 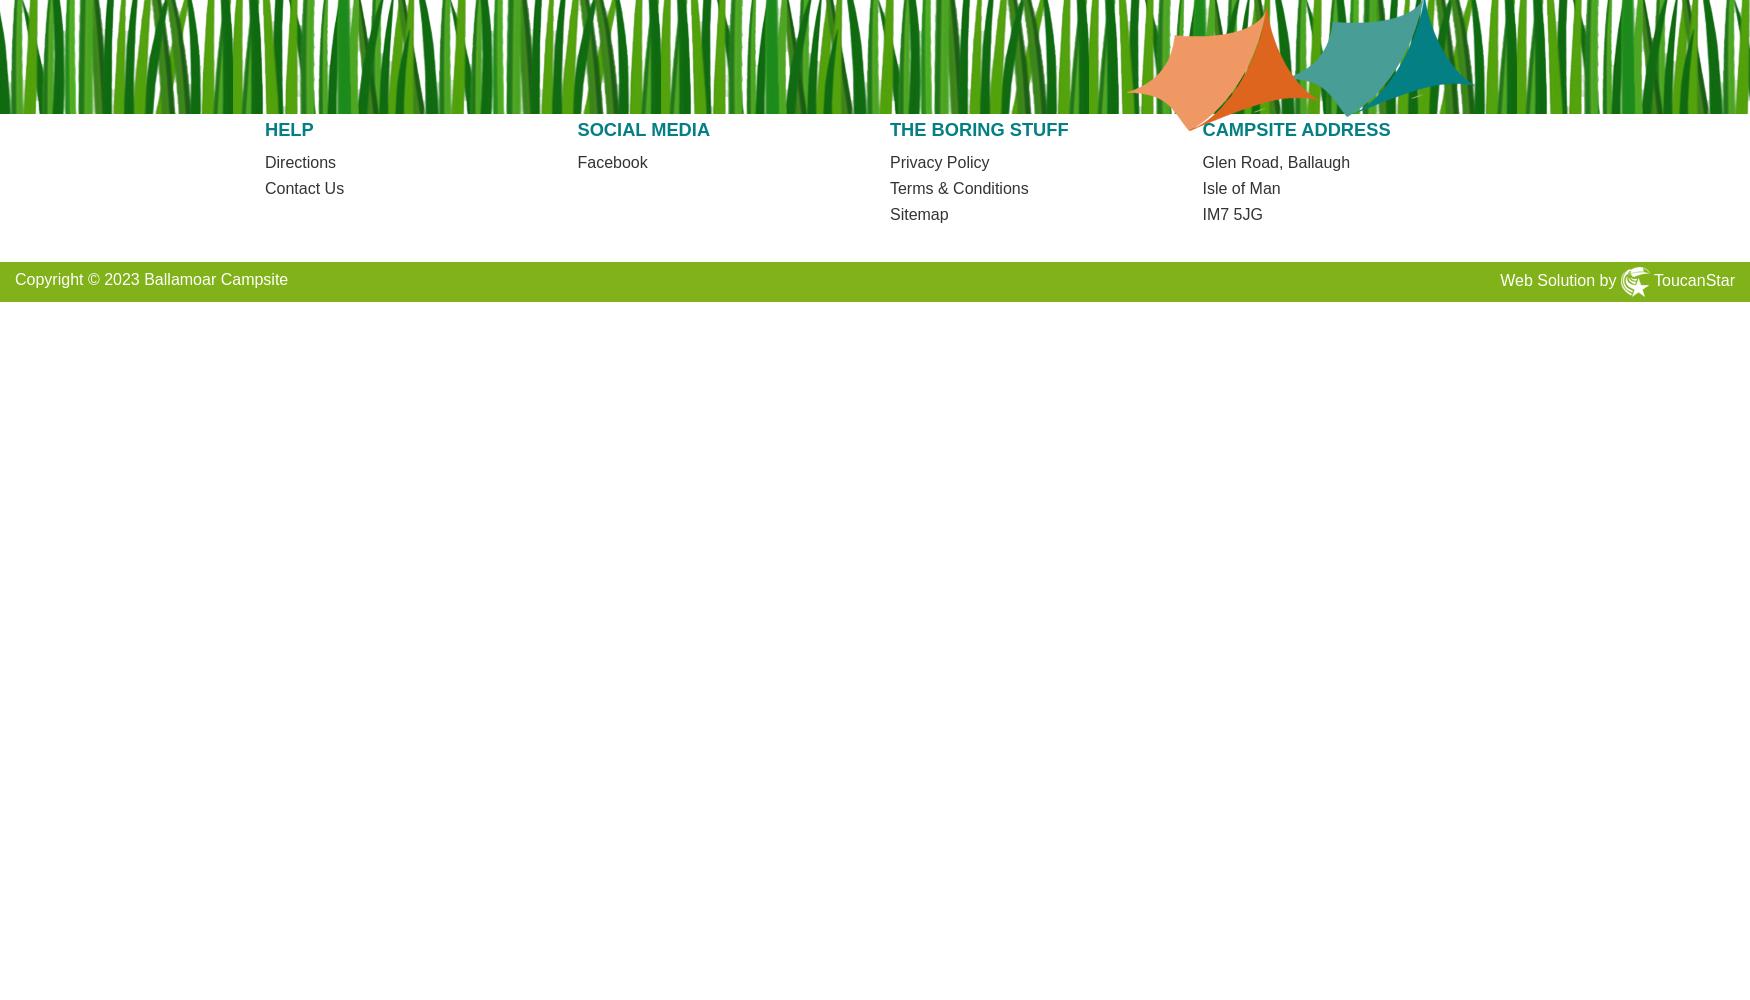 I want to click on 'Isle of Man', so click(x=1202, y=187).